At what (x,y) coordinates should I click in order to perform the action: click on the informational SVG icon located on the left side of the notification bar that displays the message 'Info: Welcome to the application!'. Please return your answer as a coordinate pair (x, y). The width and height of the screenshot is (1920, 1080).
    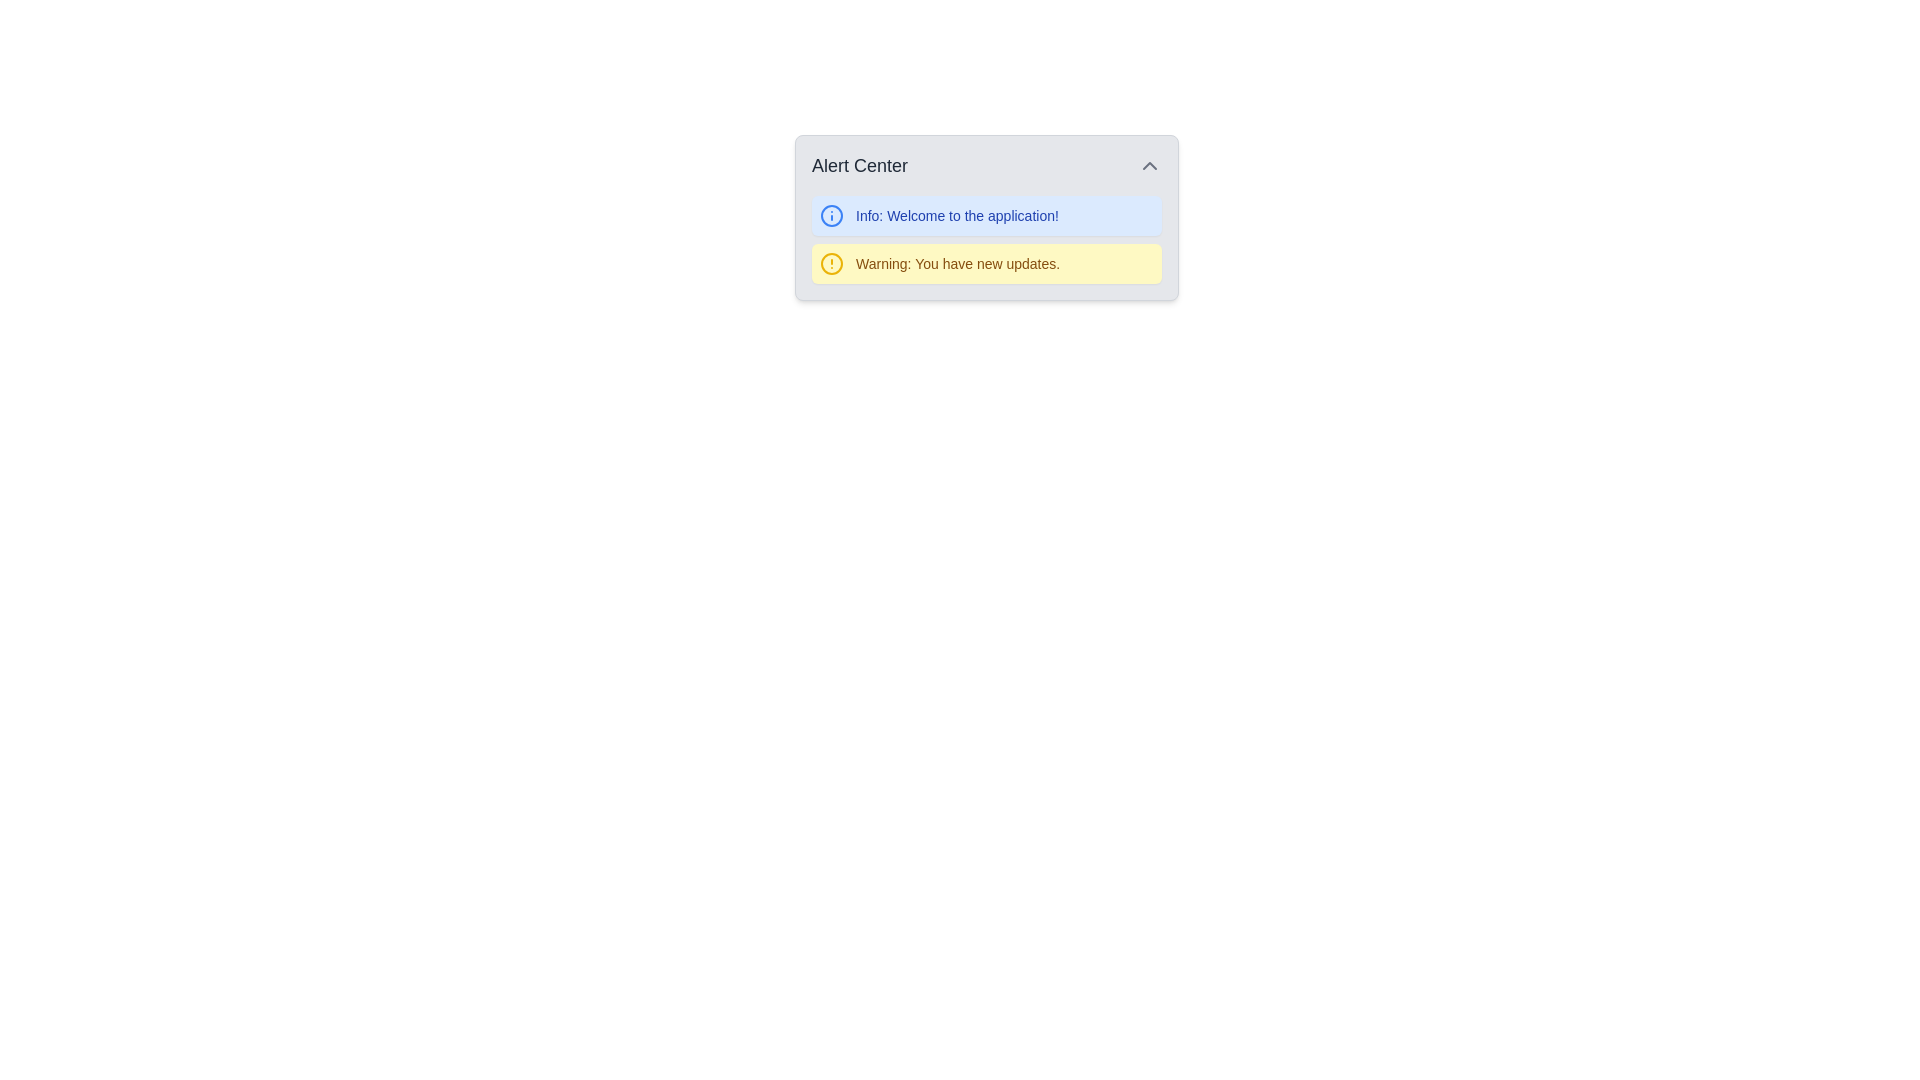
    Looking at the image, I should click on (831, 216).